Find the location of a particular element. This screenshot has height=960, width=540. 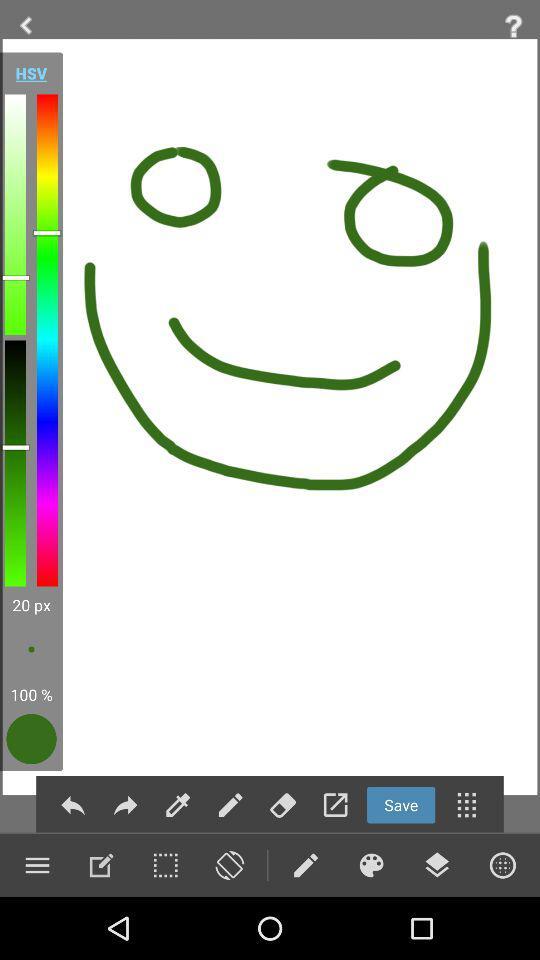

eraser option is located at coordinates (282, 805).